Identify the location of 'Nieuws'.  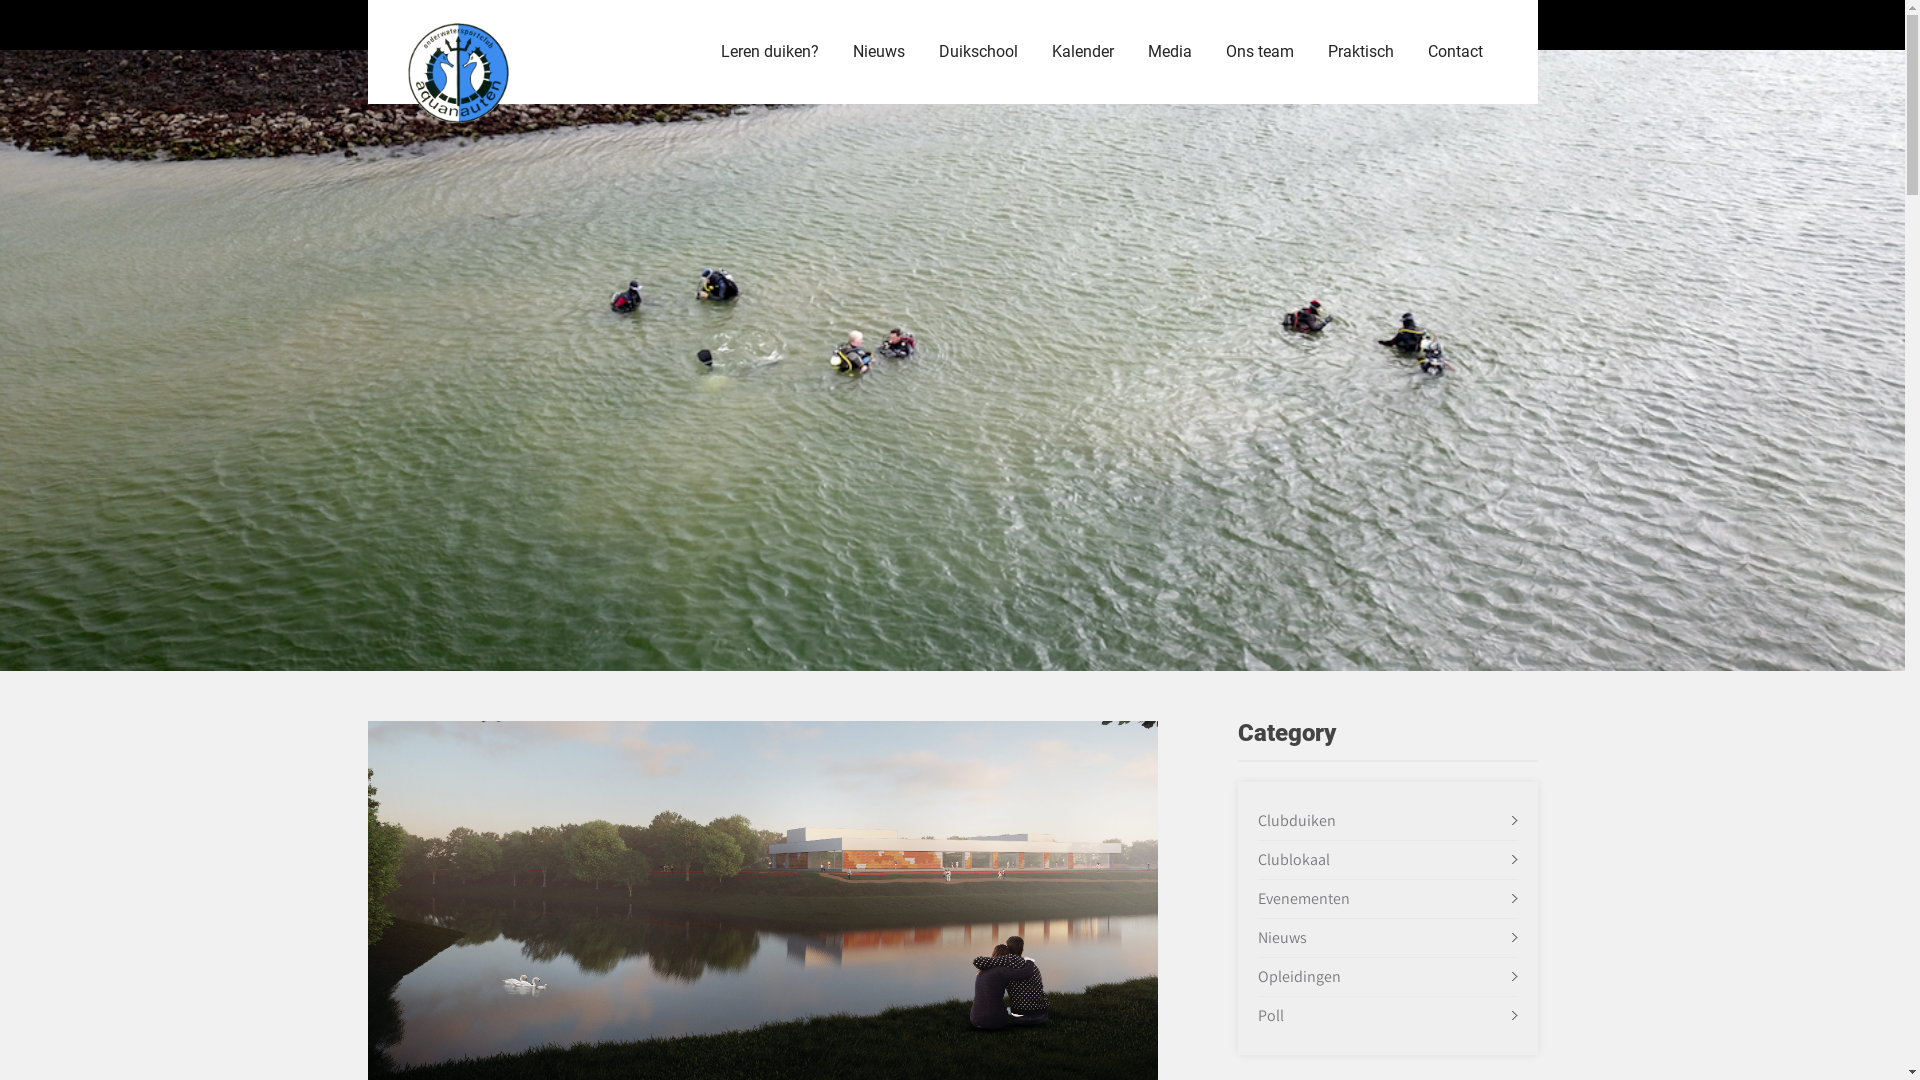
(838, 50).